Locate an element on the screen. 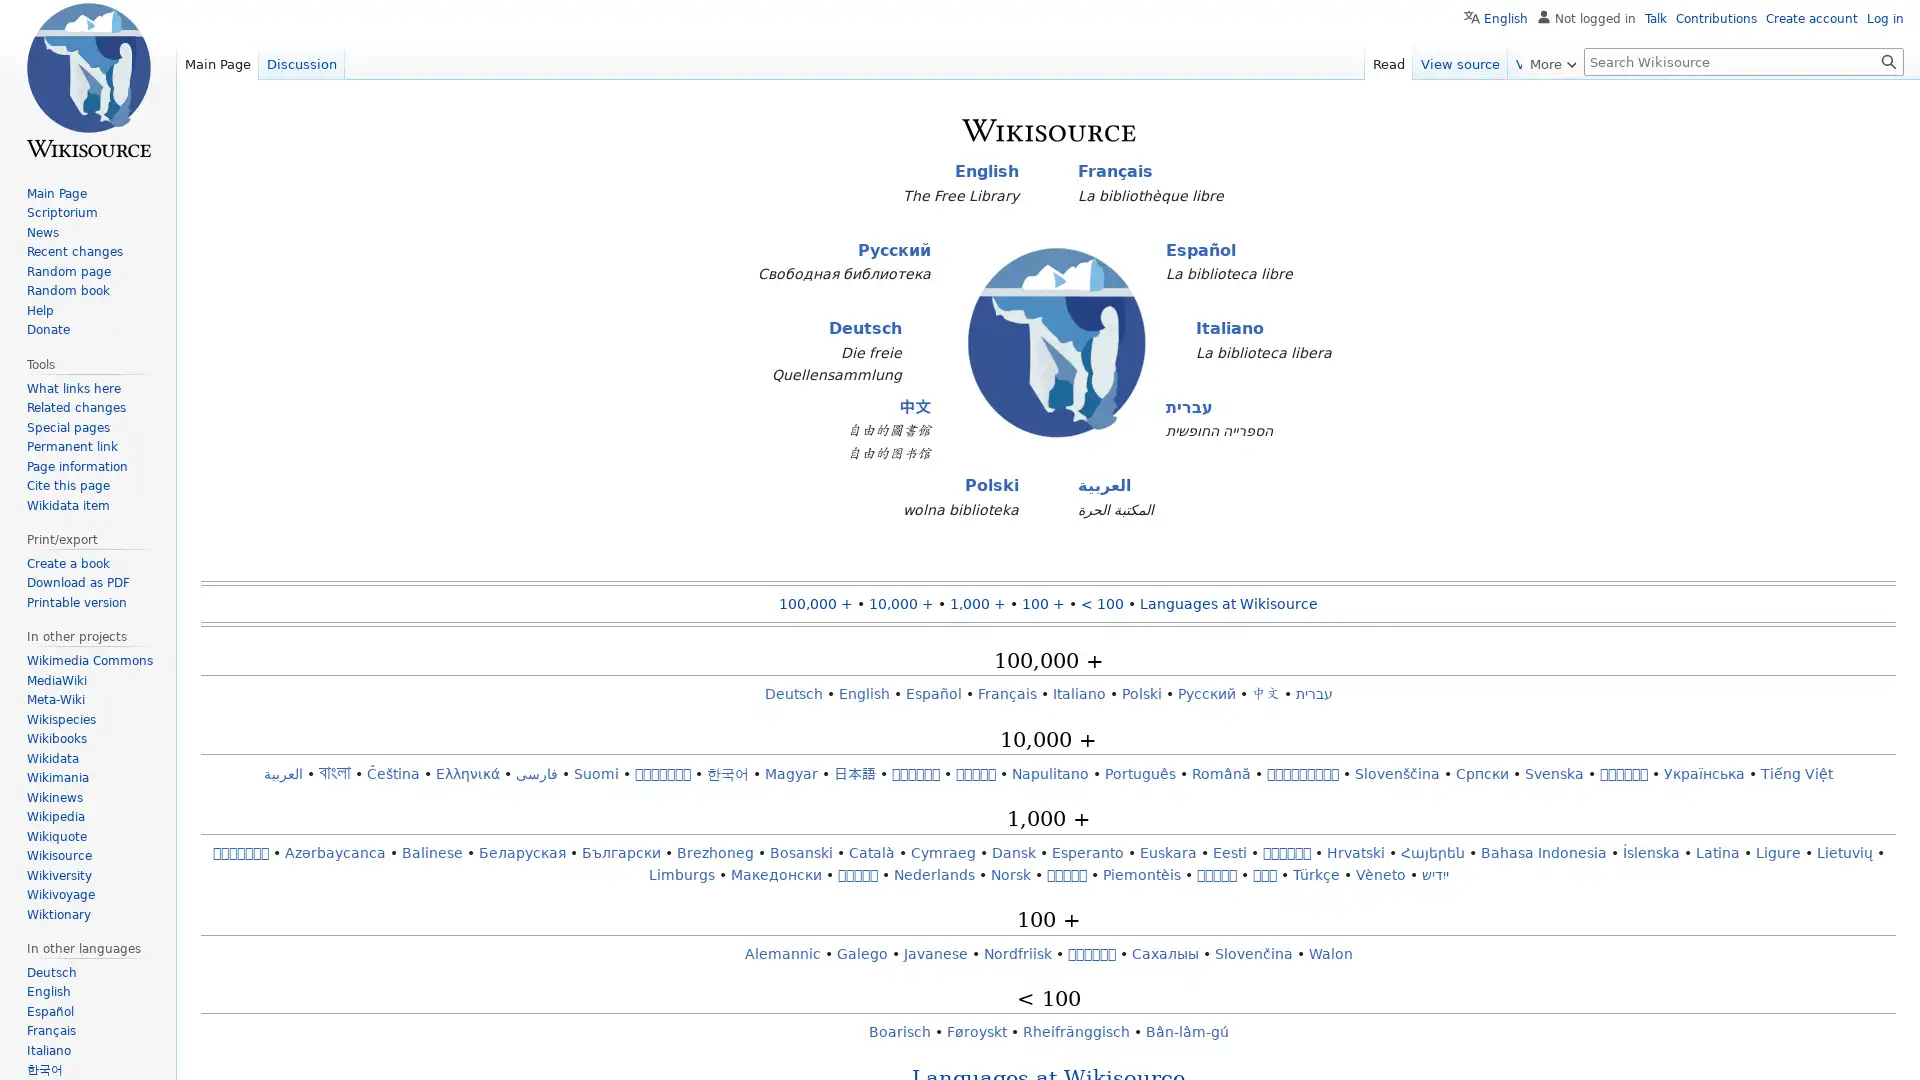  Search is located at coordinates (1888, 60).